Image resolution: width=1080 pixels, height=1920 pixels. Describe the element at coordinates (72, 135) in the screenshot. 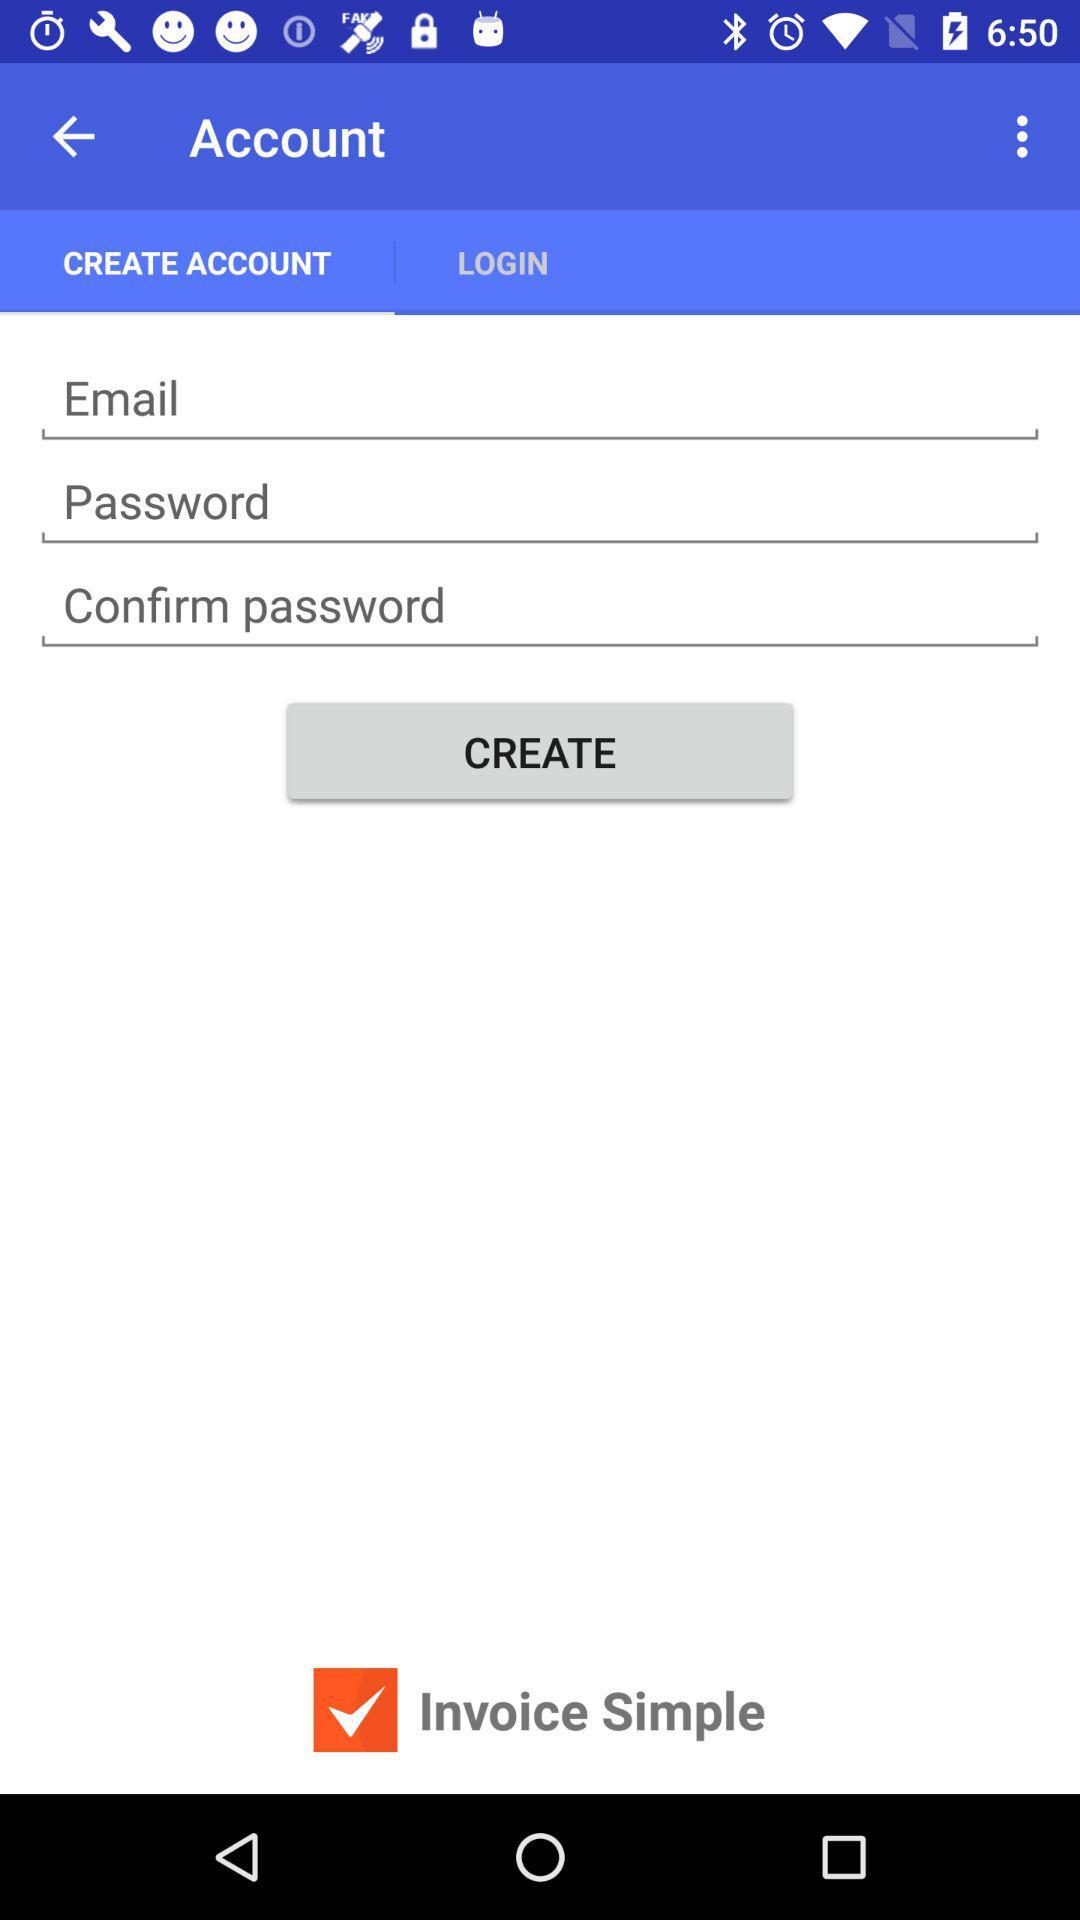

I see `the item to the left of account icon` at that location.